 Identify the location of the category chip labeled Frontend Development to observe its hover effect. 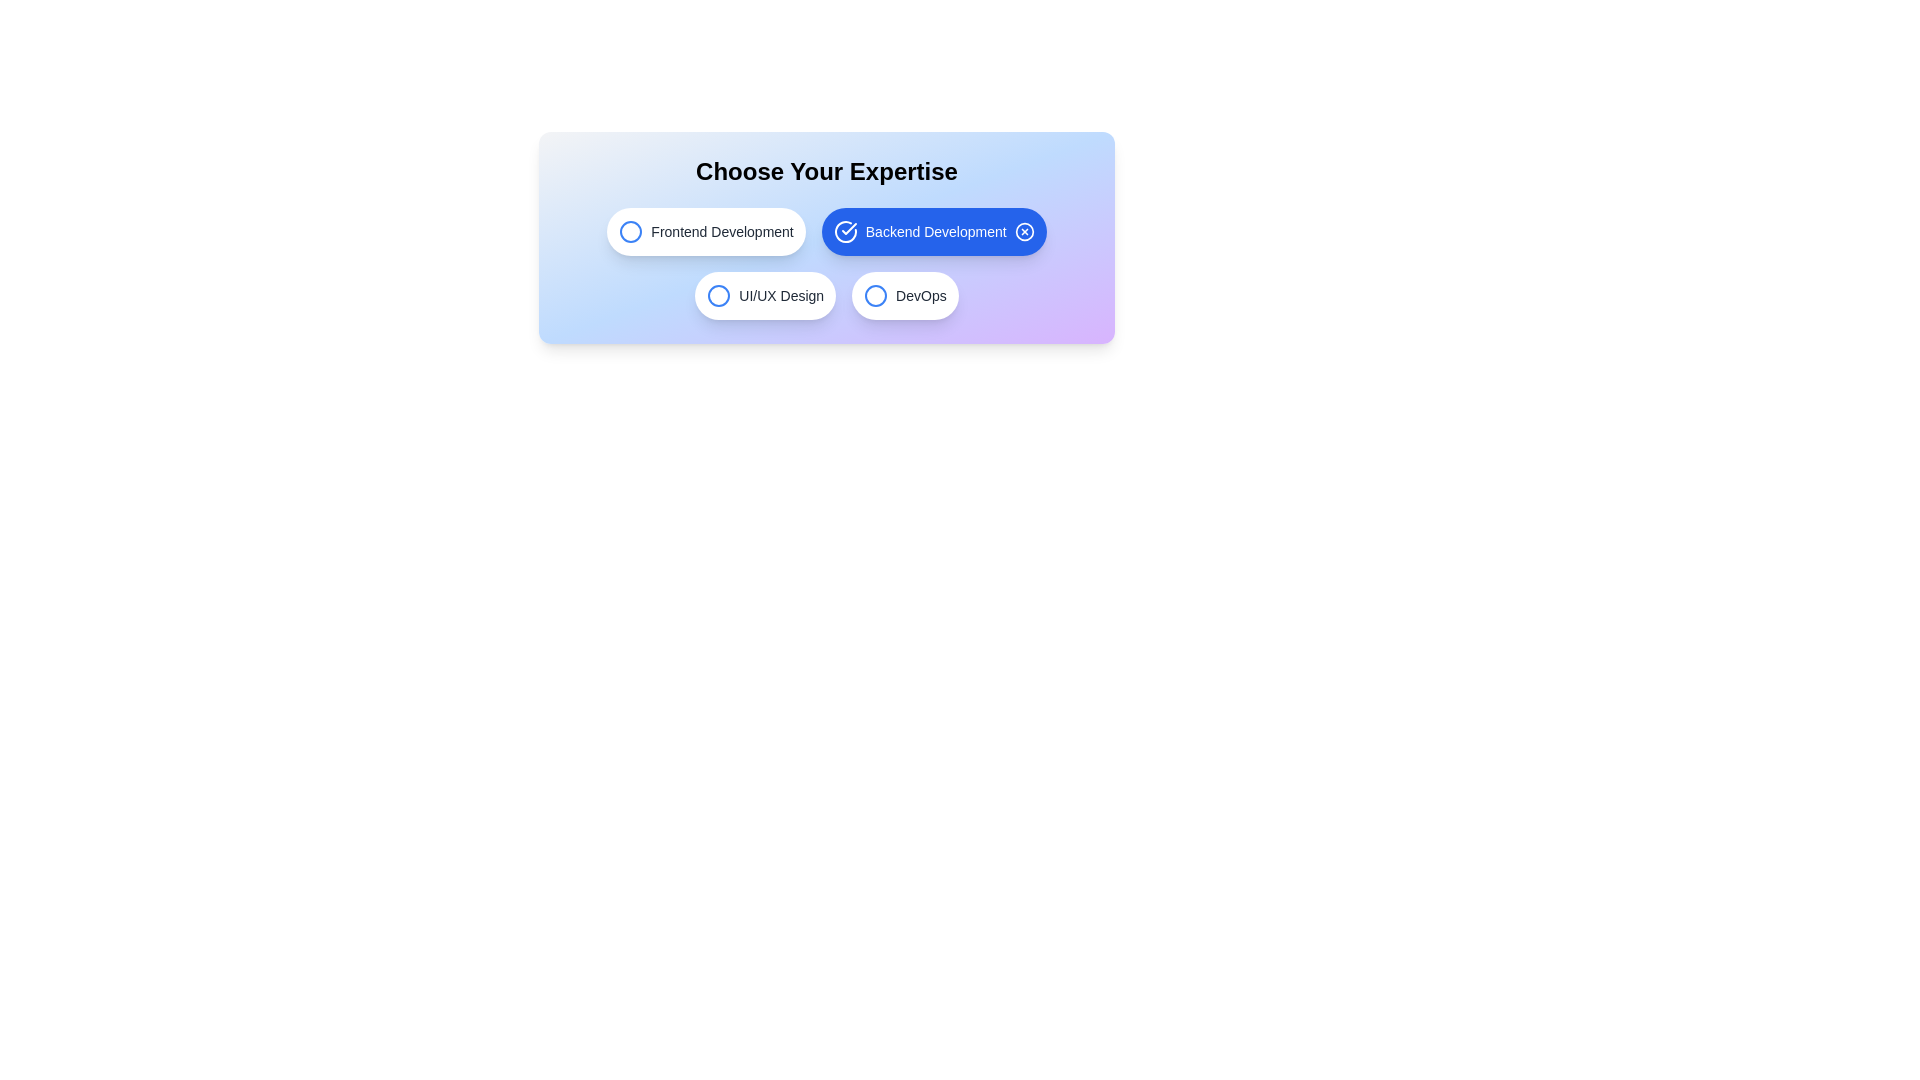
(705, 230).